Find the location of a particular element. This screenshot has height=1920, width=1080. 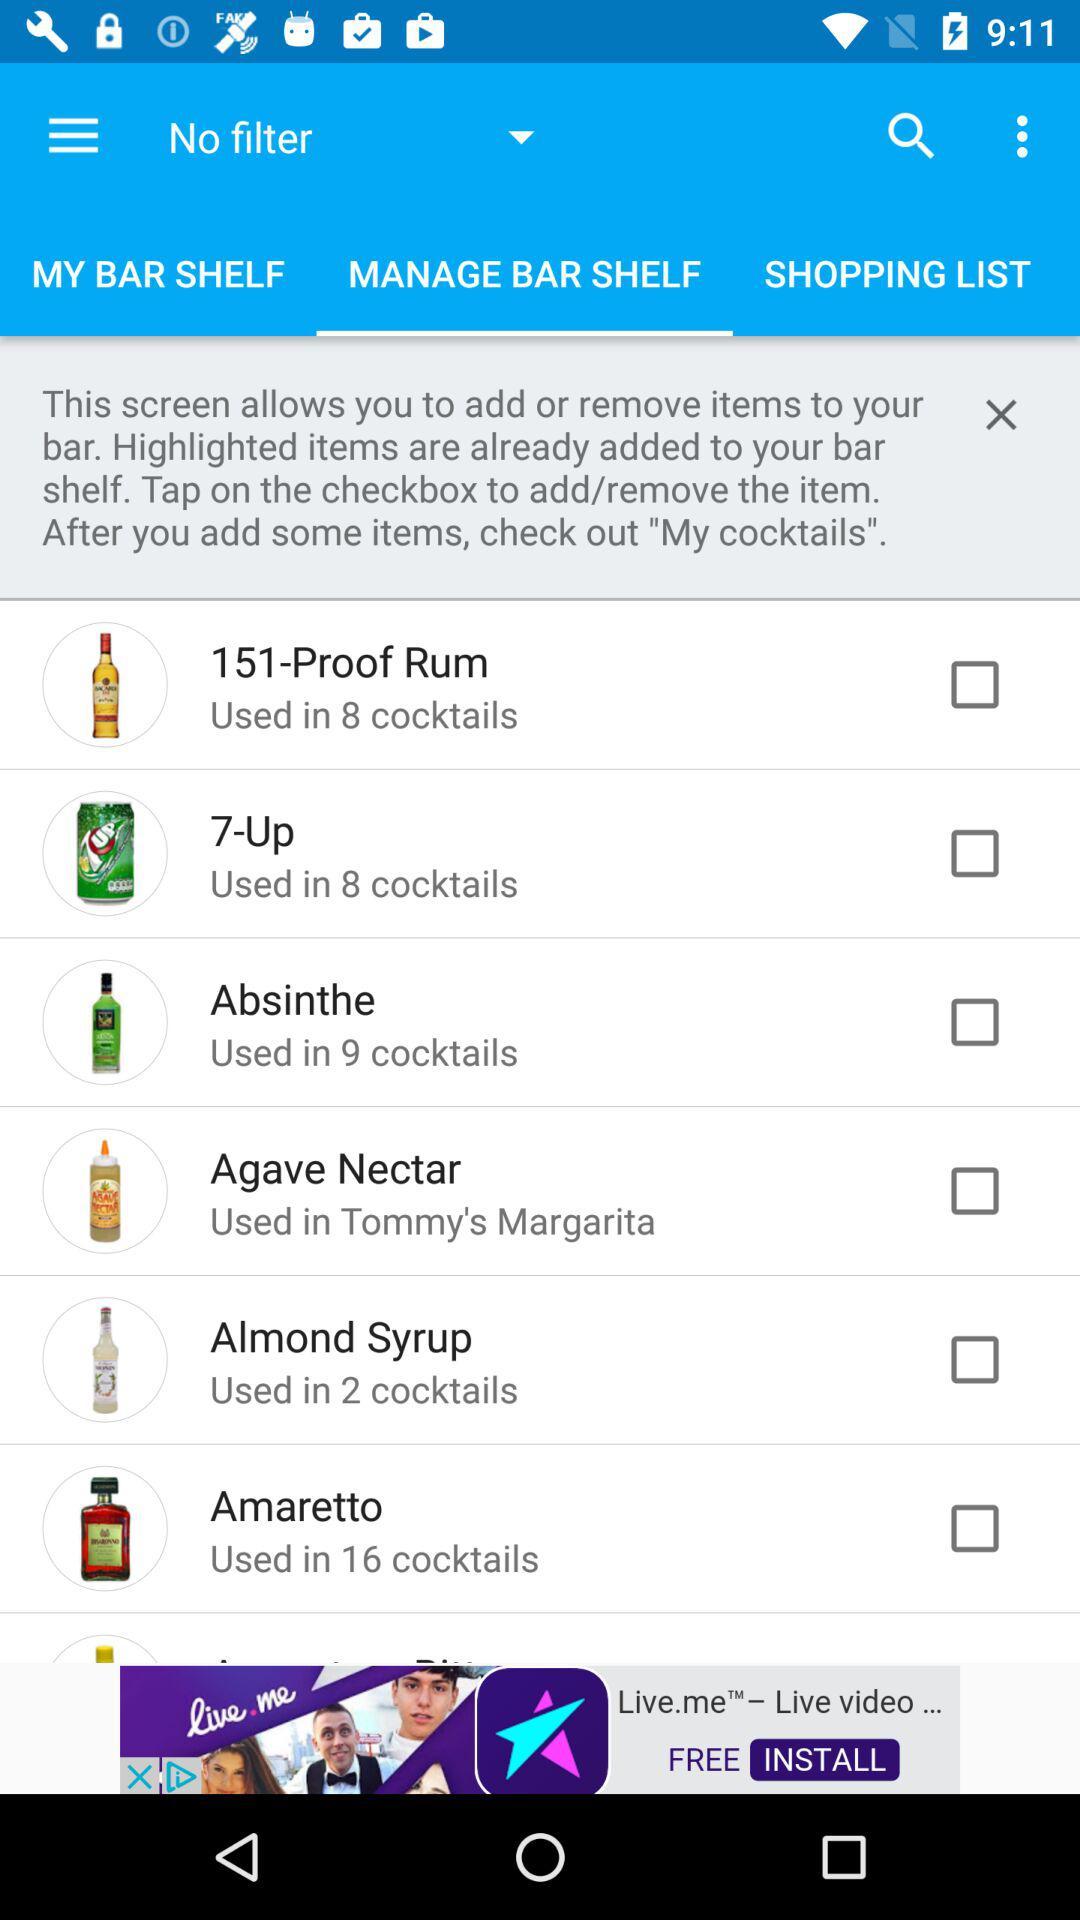

choosing advertisement is located at coordinates (540, 1727).